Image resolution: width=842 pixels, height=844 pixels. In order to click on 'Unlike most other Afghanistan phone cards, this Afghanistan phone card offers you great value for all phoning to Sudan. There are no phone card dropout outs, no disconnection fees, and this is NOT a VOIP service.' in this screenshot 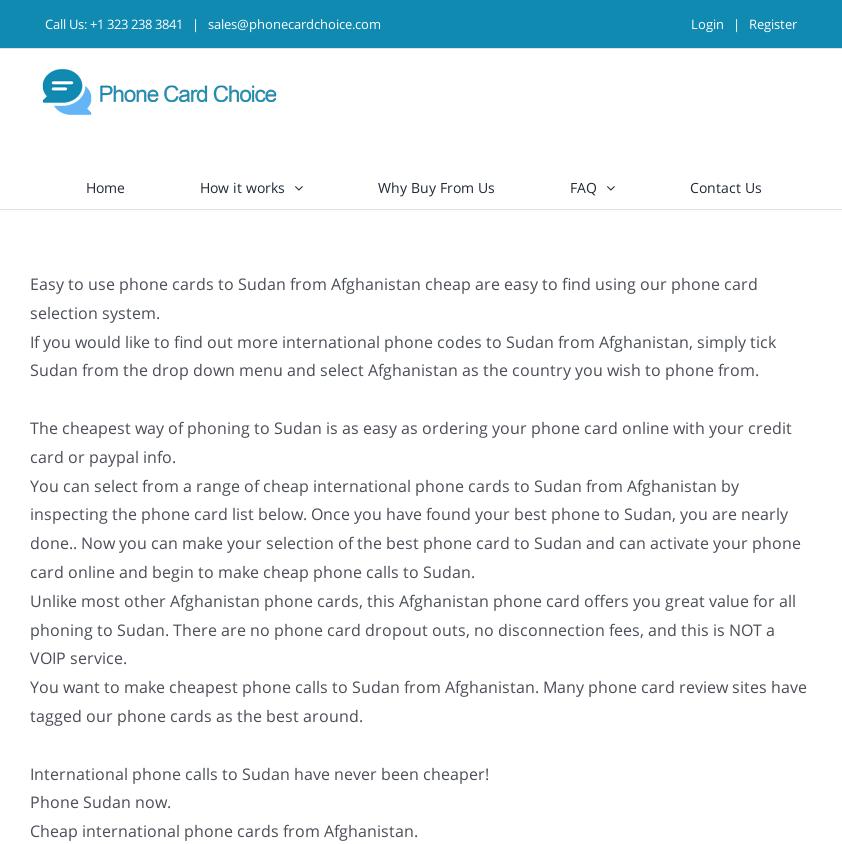, I will do `click(413, 629)`.